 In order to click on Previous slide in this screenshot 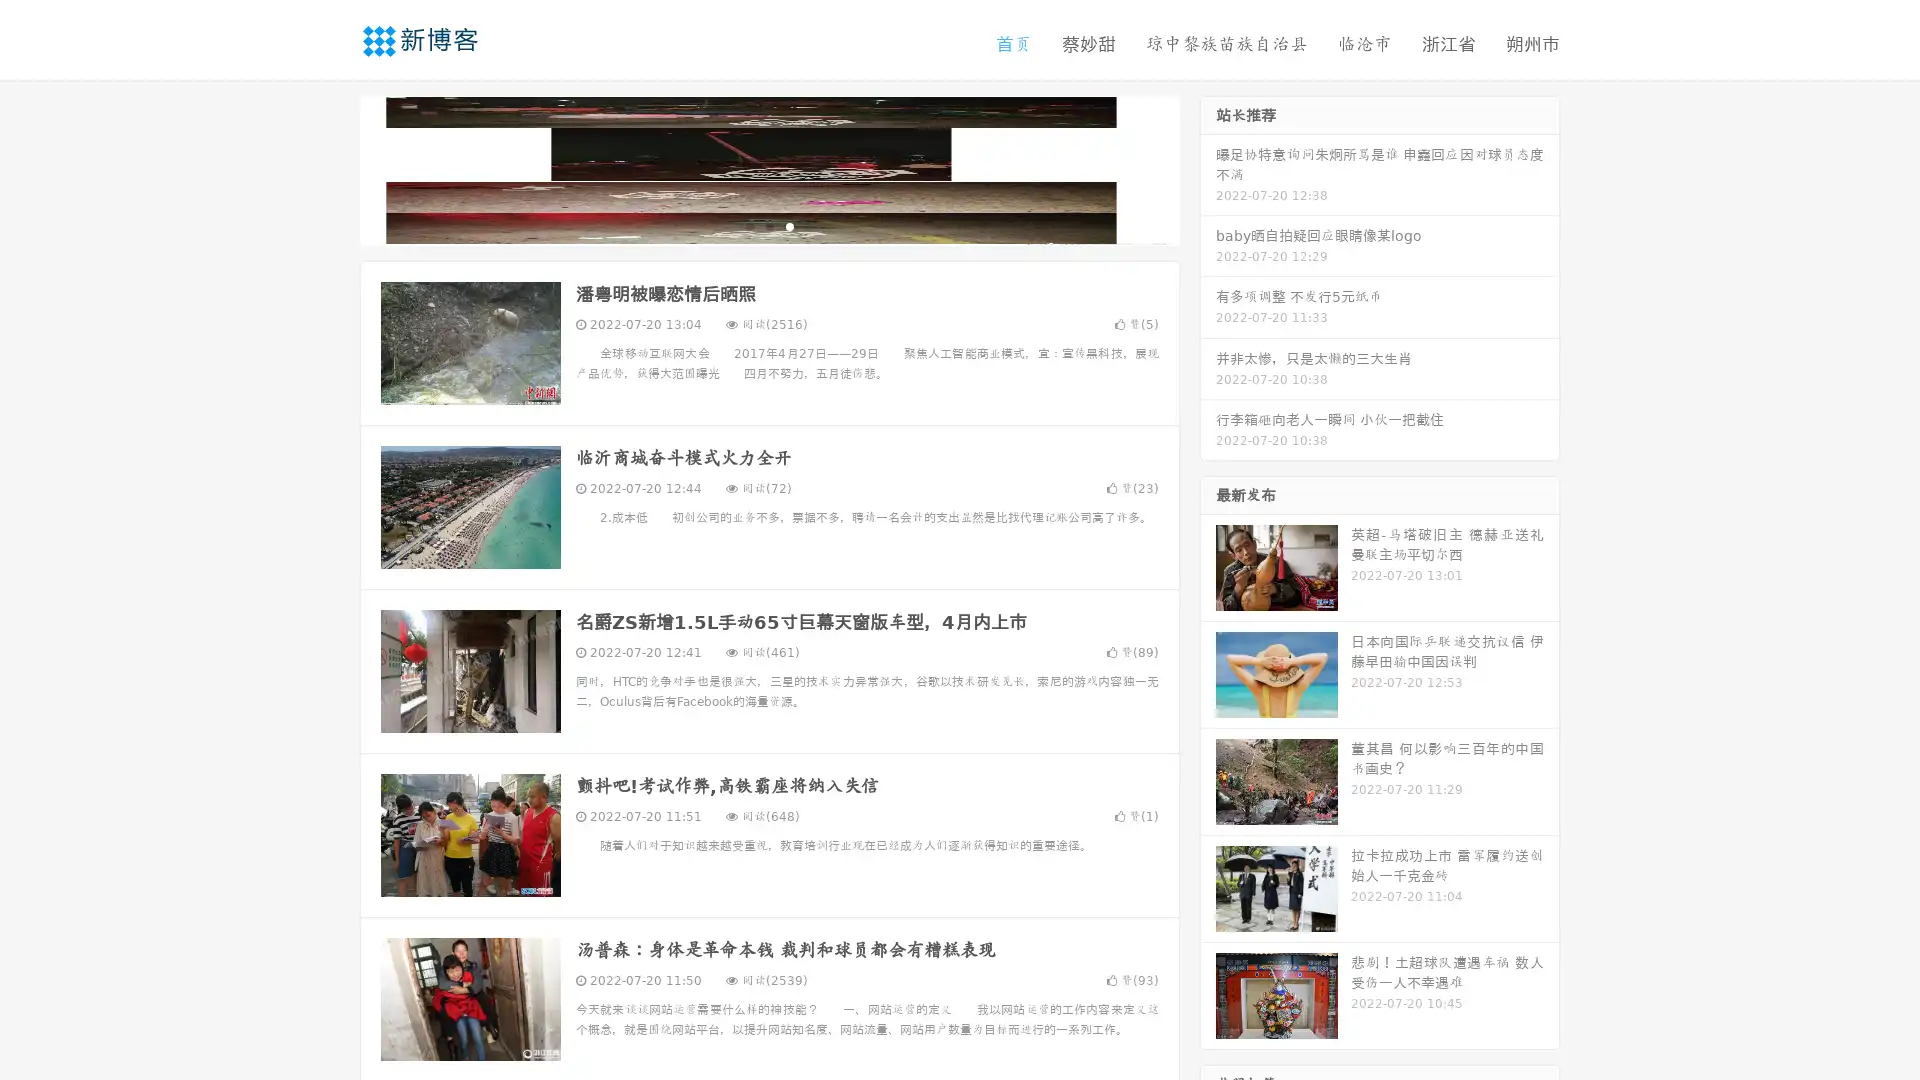, I will do `click(330, 168)`.